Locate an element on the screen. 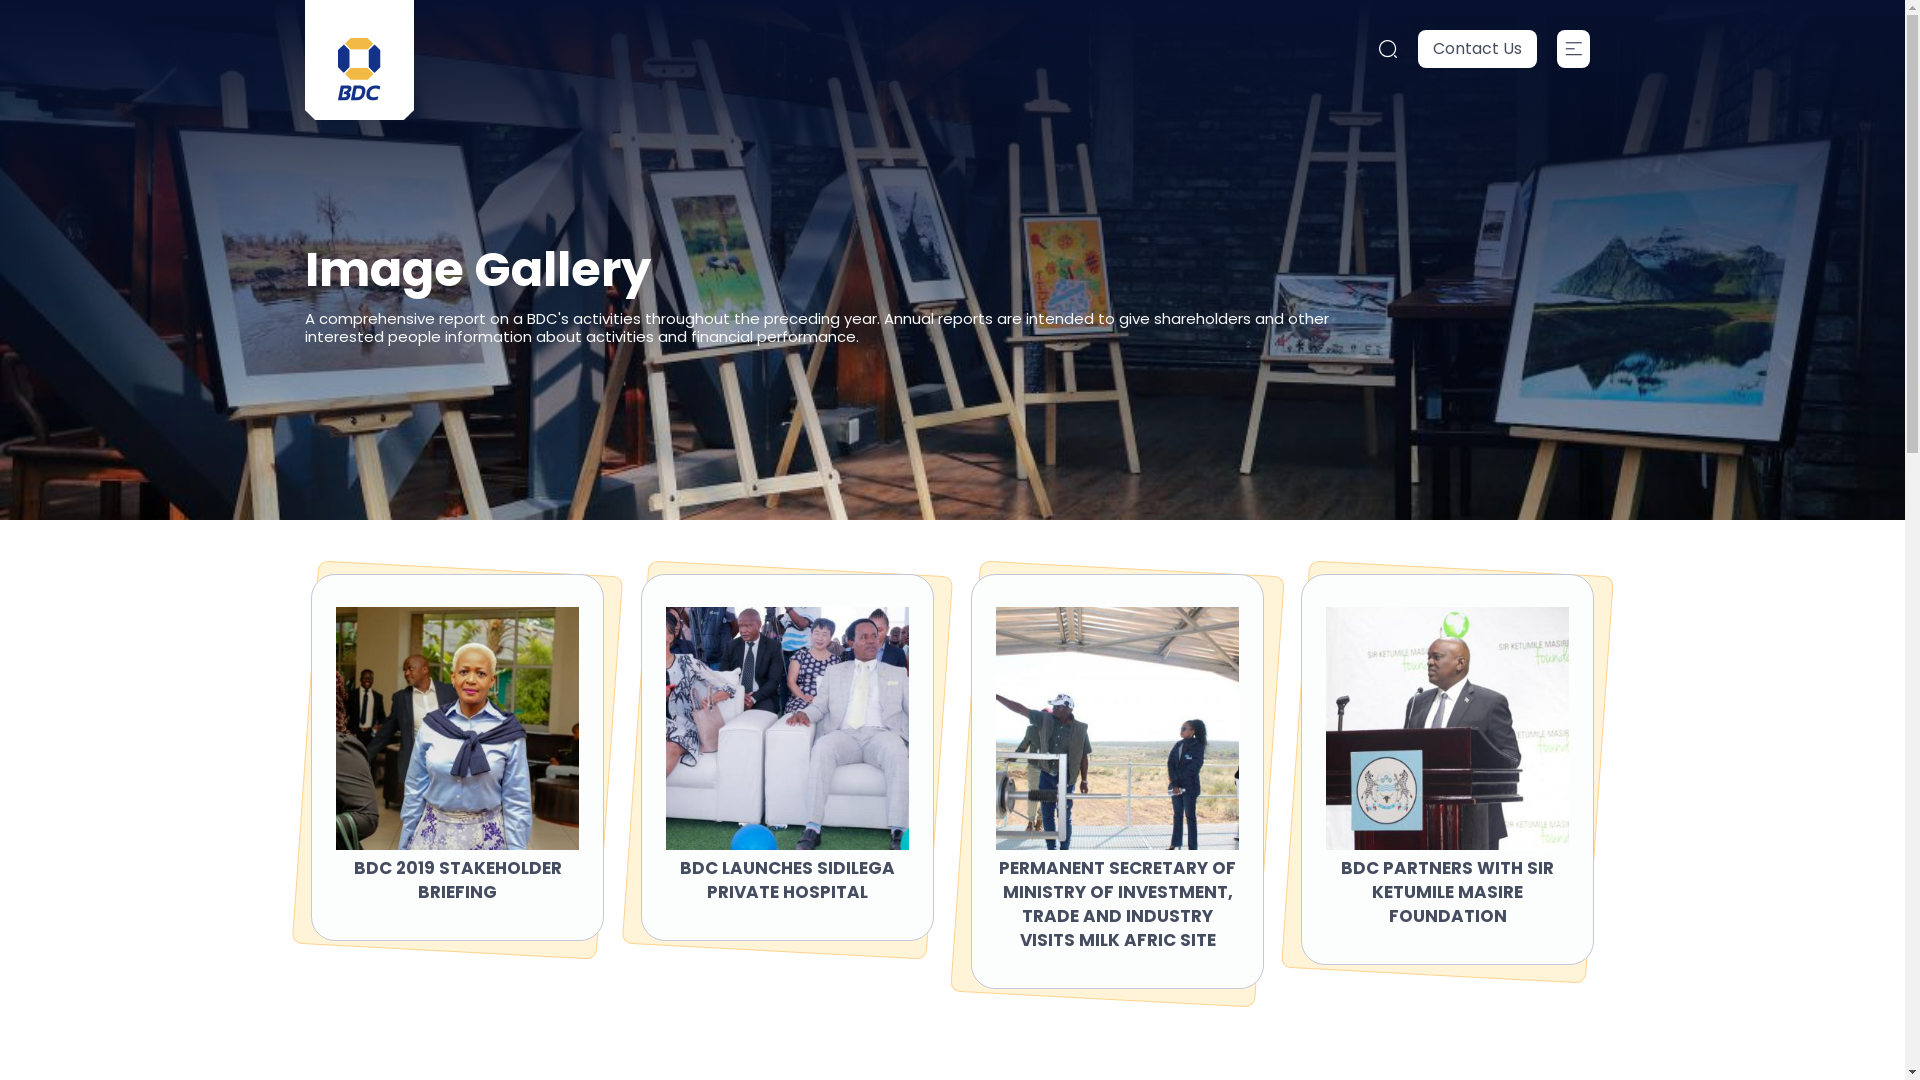 This screenshot has width=1920, height=1080. 'BDC 2019 STAKEHOLDER BRIEFING' is located at coordinates (456, 878).